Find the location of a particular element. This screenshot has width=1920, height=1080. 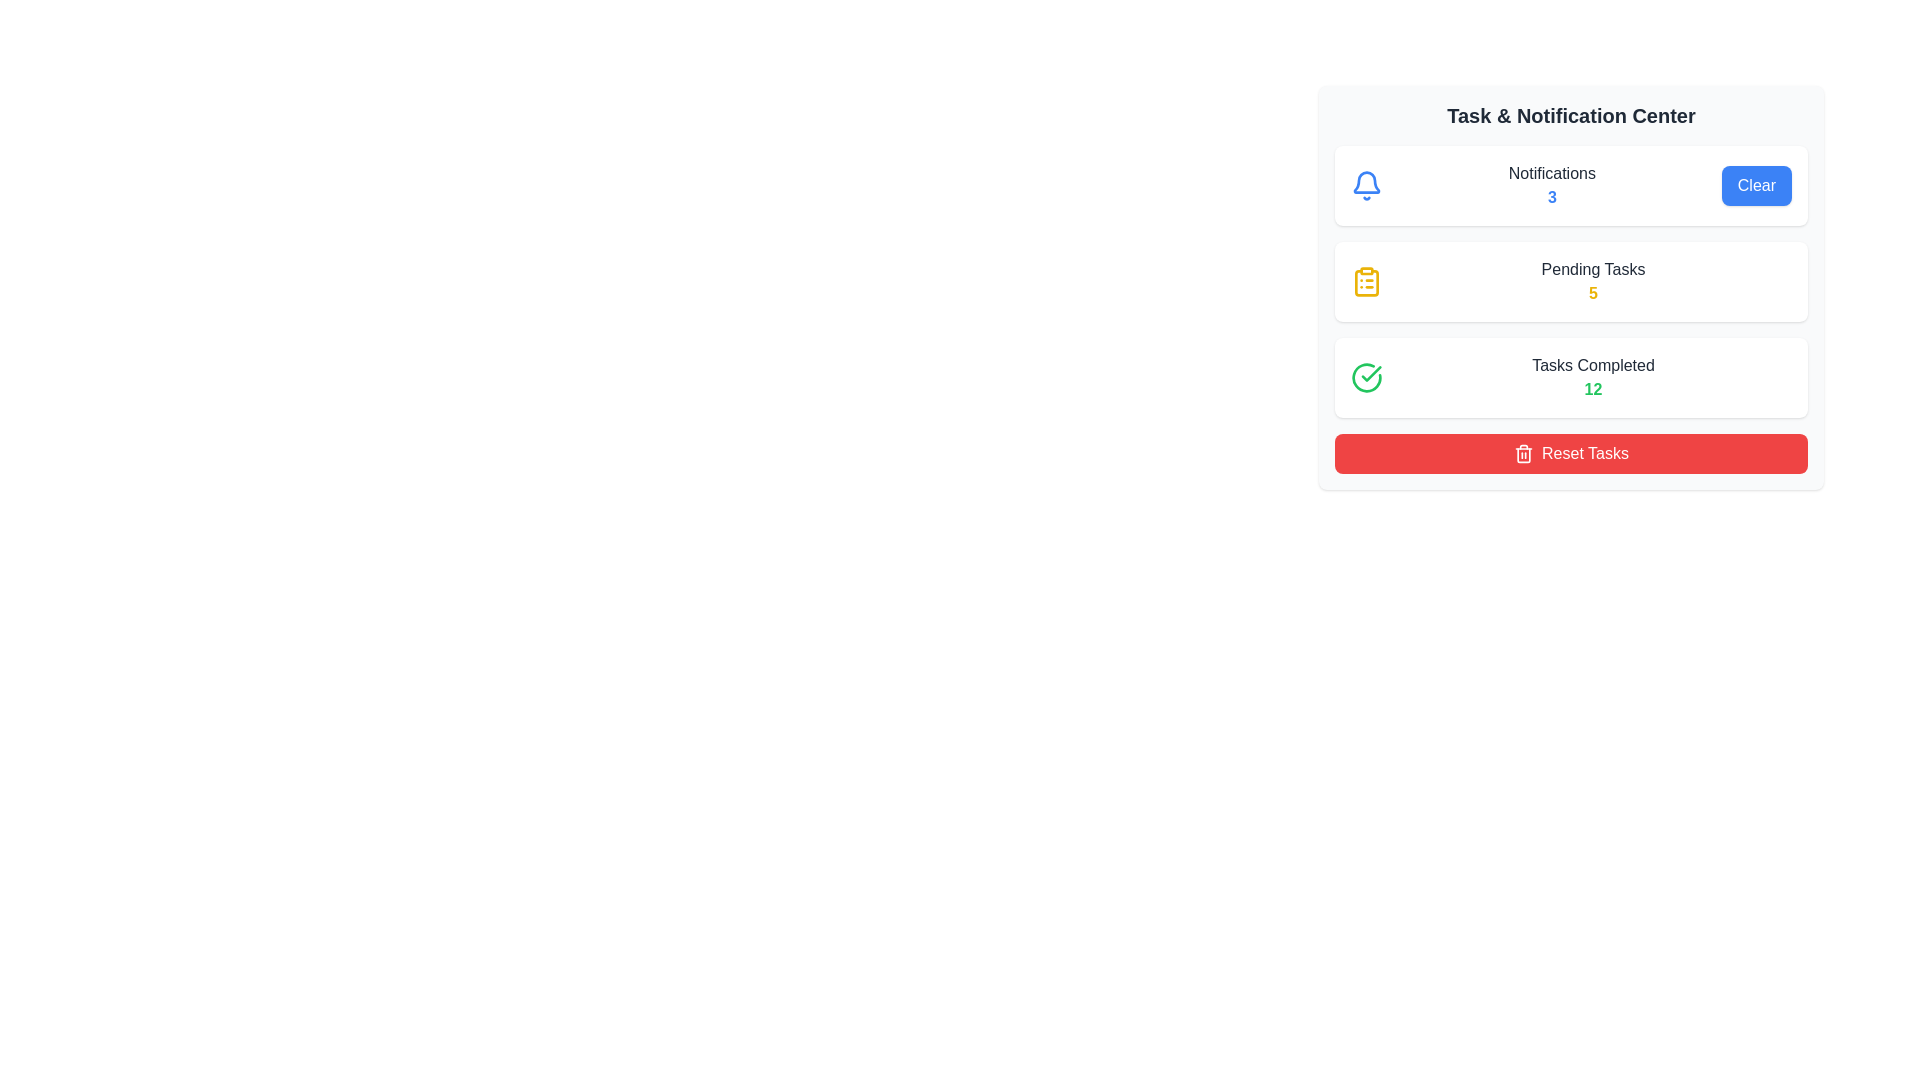

the Information Display Card that shows the number of completed tasks, indicated by the number '12' in green-bold styled text, which is the third card in the 'Task & Notification Center' is located at coordinates (1570, 378).